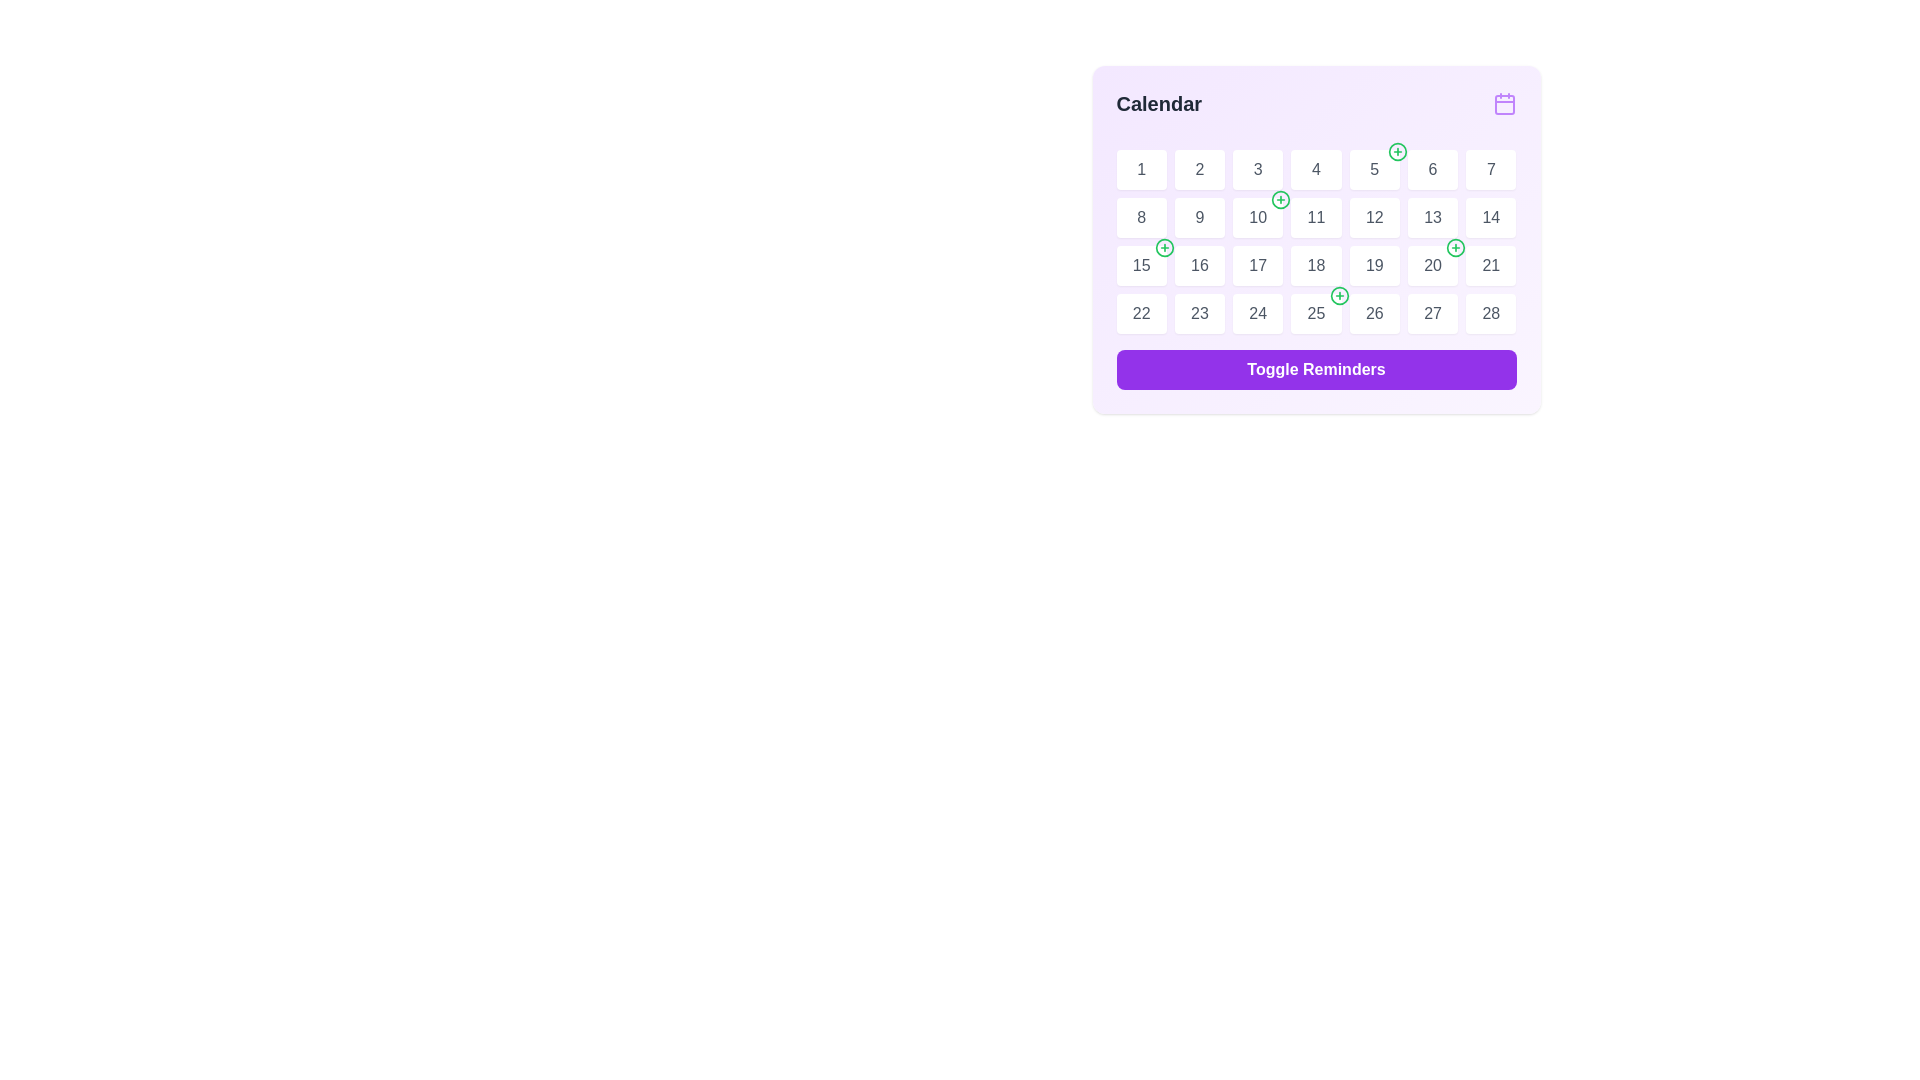 This screenshot has width=1920, height=1080. What do you see at coordinates (1316, 313) in the screenshot?
I see `the text label displaying '25' in gray, located in the second row and seventh column of the calendar view` at bounding box center [1316, 313].